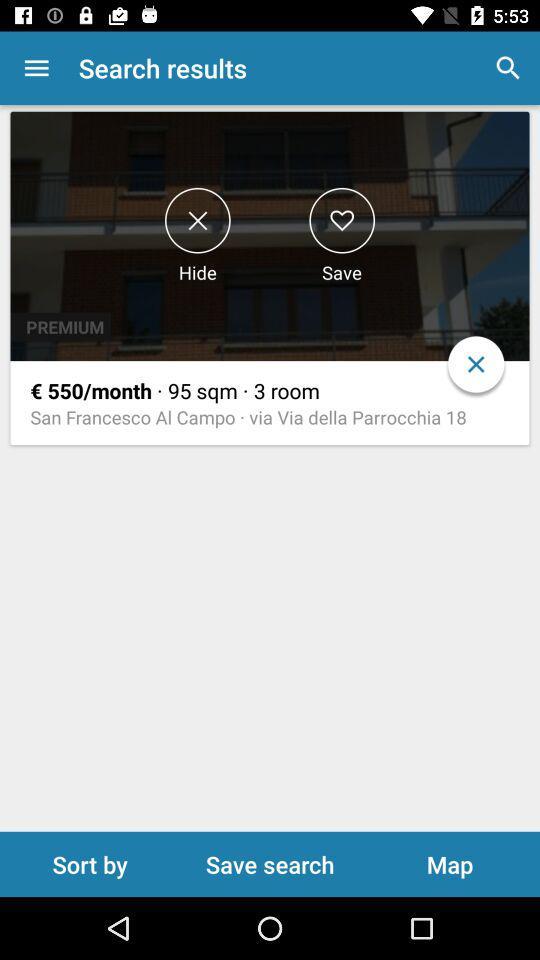 This screenshot has width=540, height=960. I want to click on button, so click(341, 220).